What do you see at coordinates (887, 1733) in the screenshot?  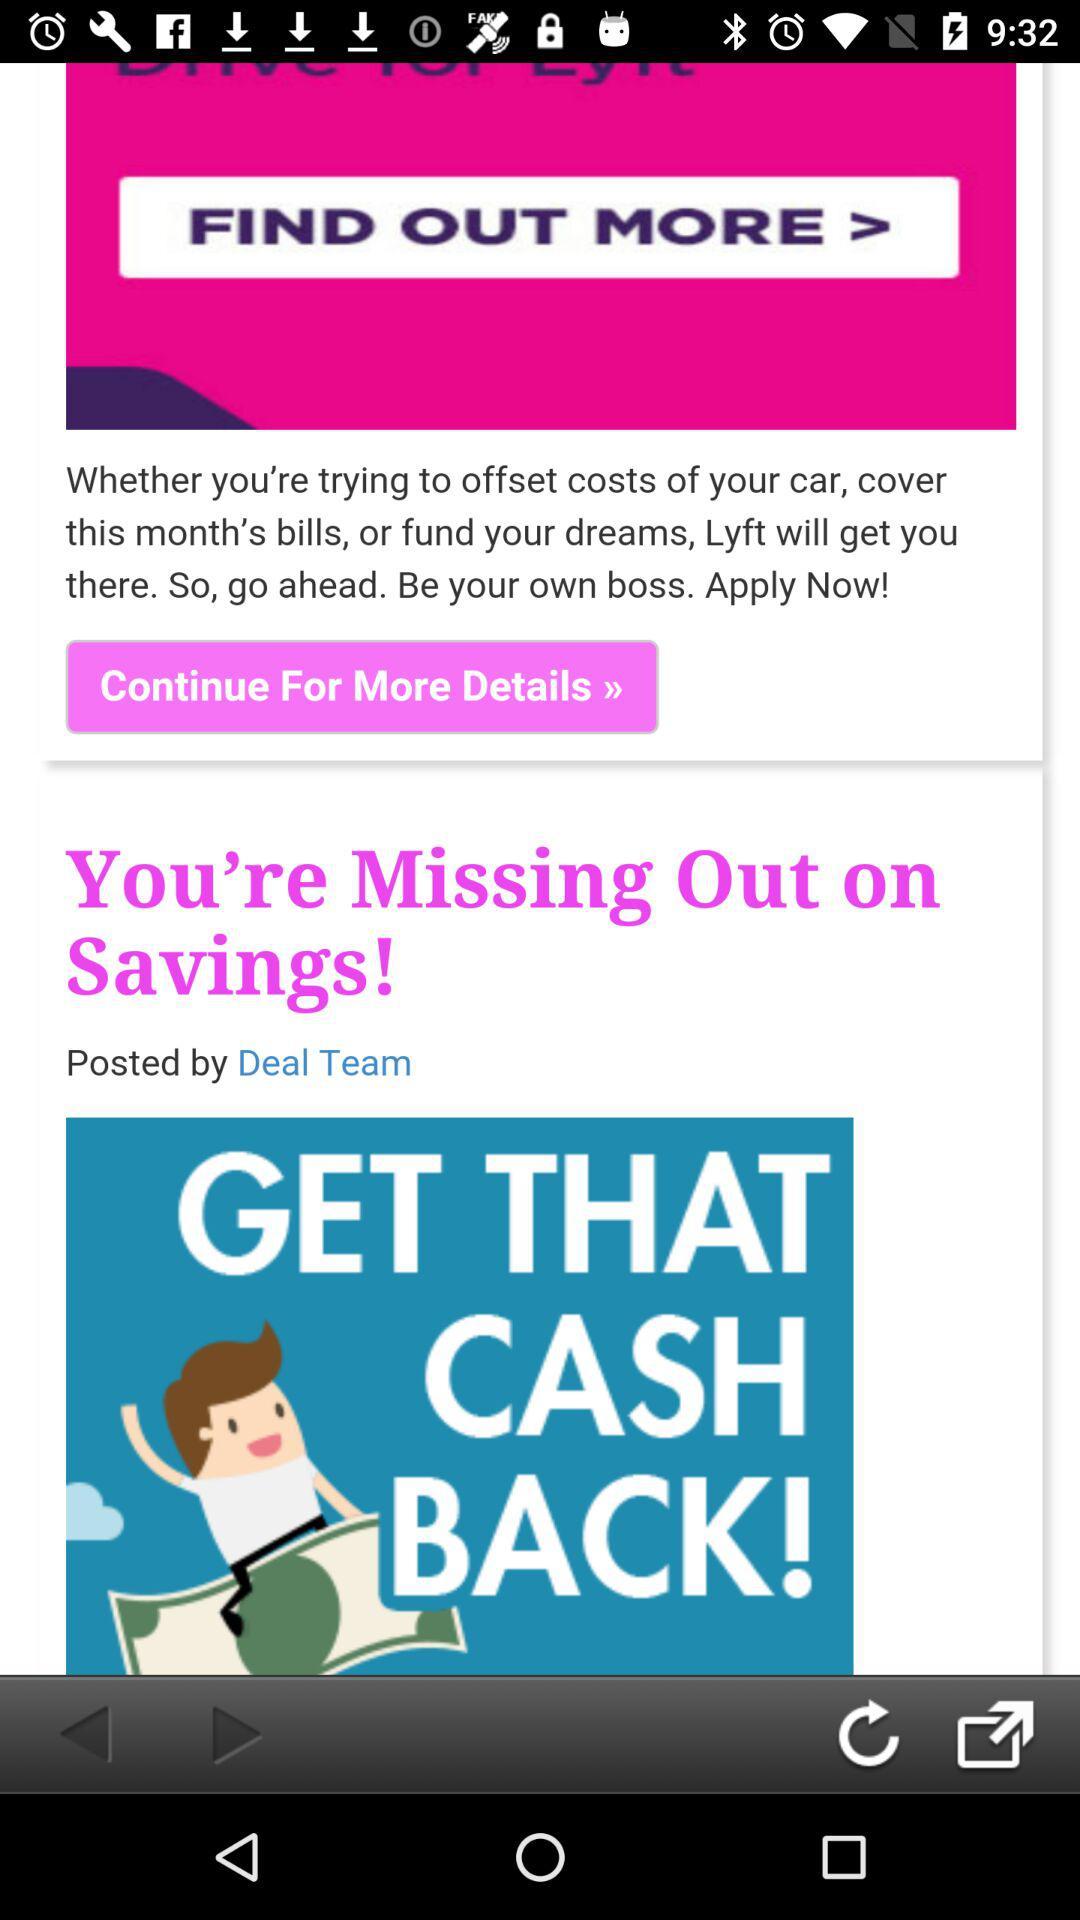 I see `reload page` at bounding box center [887, 1733].